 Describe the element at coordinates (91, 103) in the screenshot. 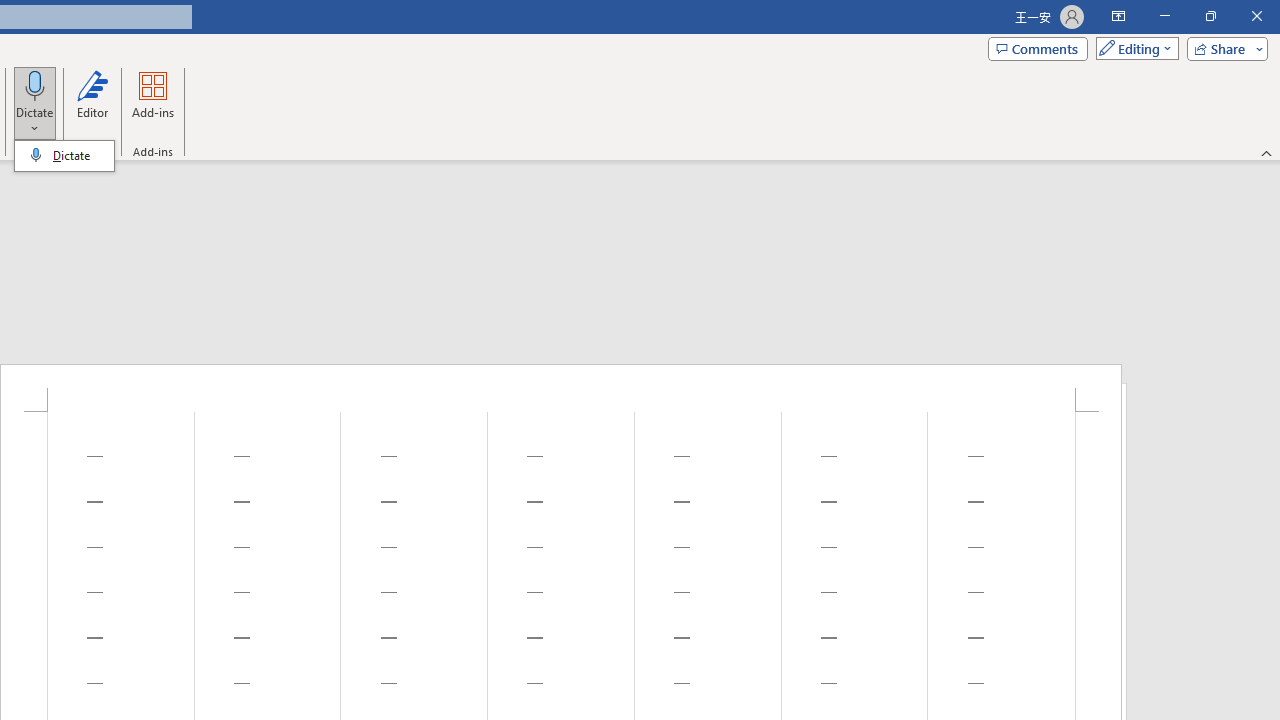

I see `'Editor'` at that location.